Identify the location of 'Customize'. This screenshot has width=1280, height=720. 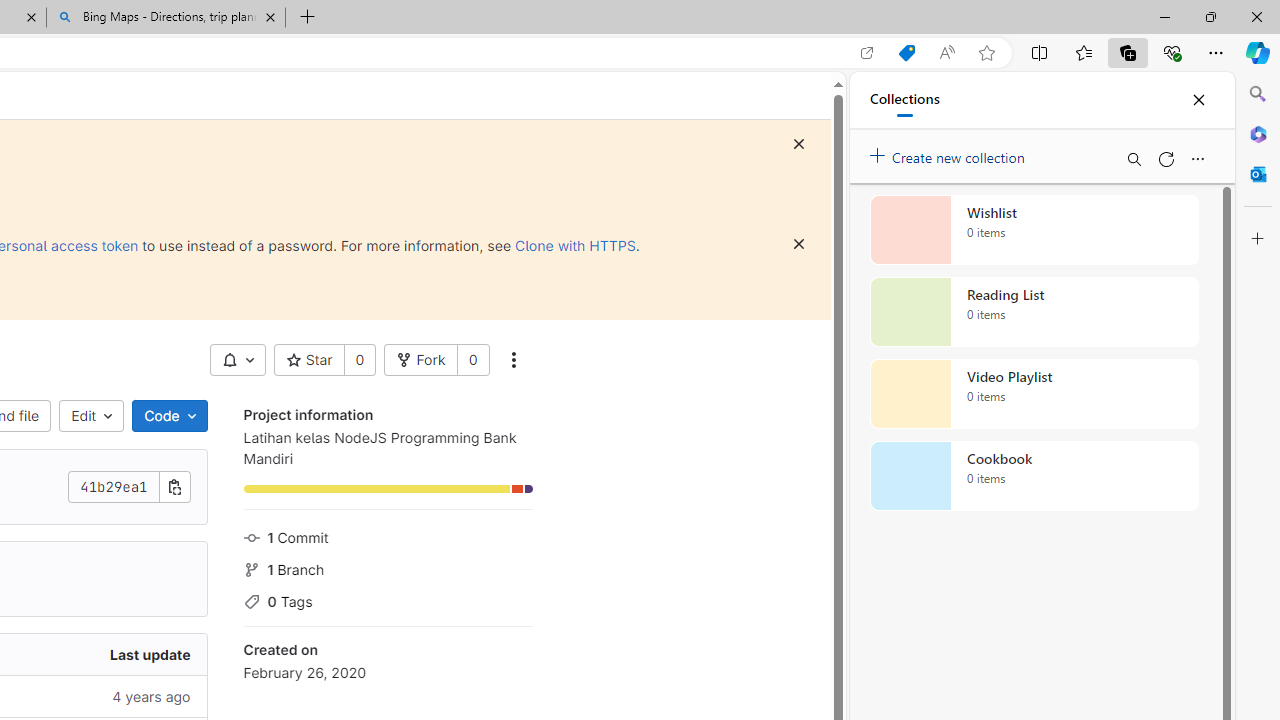
(1257, 238).